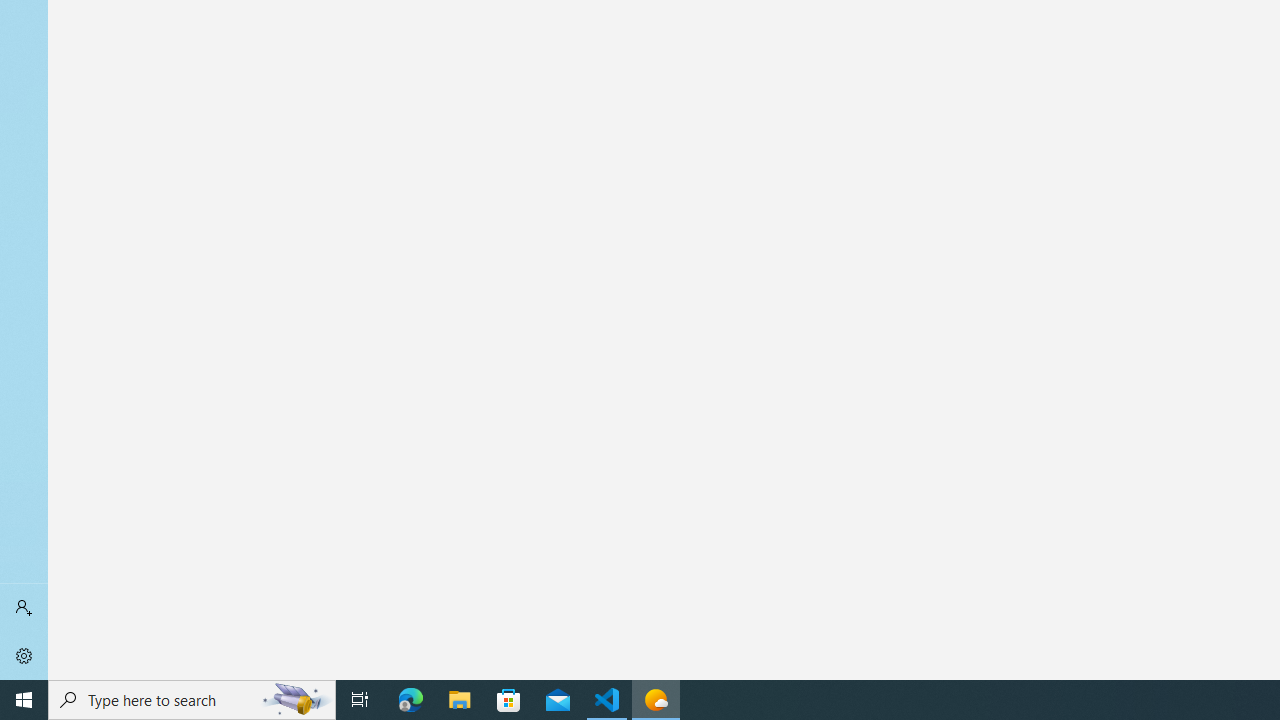  Describe the element at coordinates (459, 698) in the screenshot. I see `'File Explorer'` at that location.